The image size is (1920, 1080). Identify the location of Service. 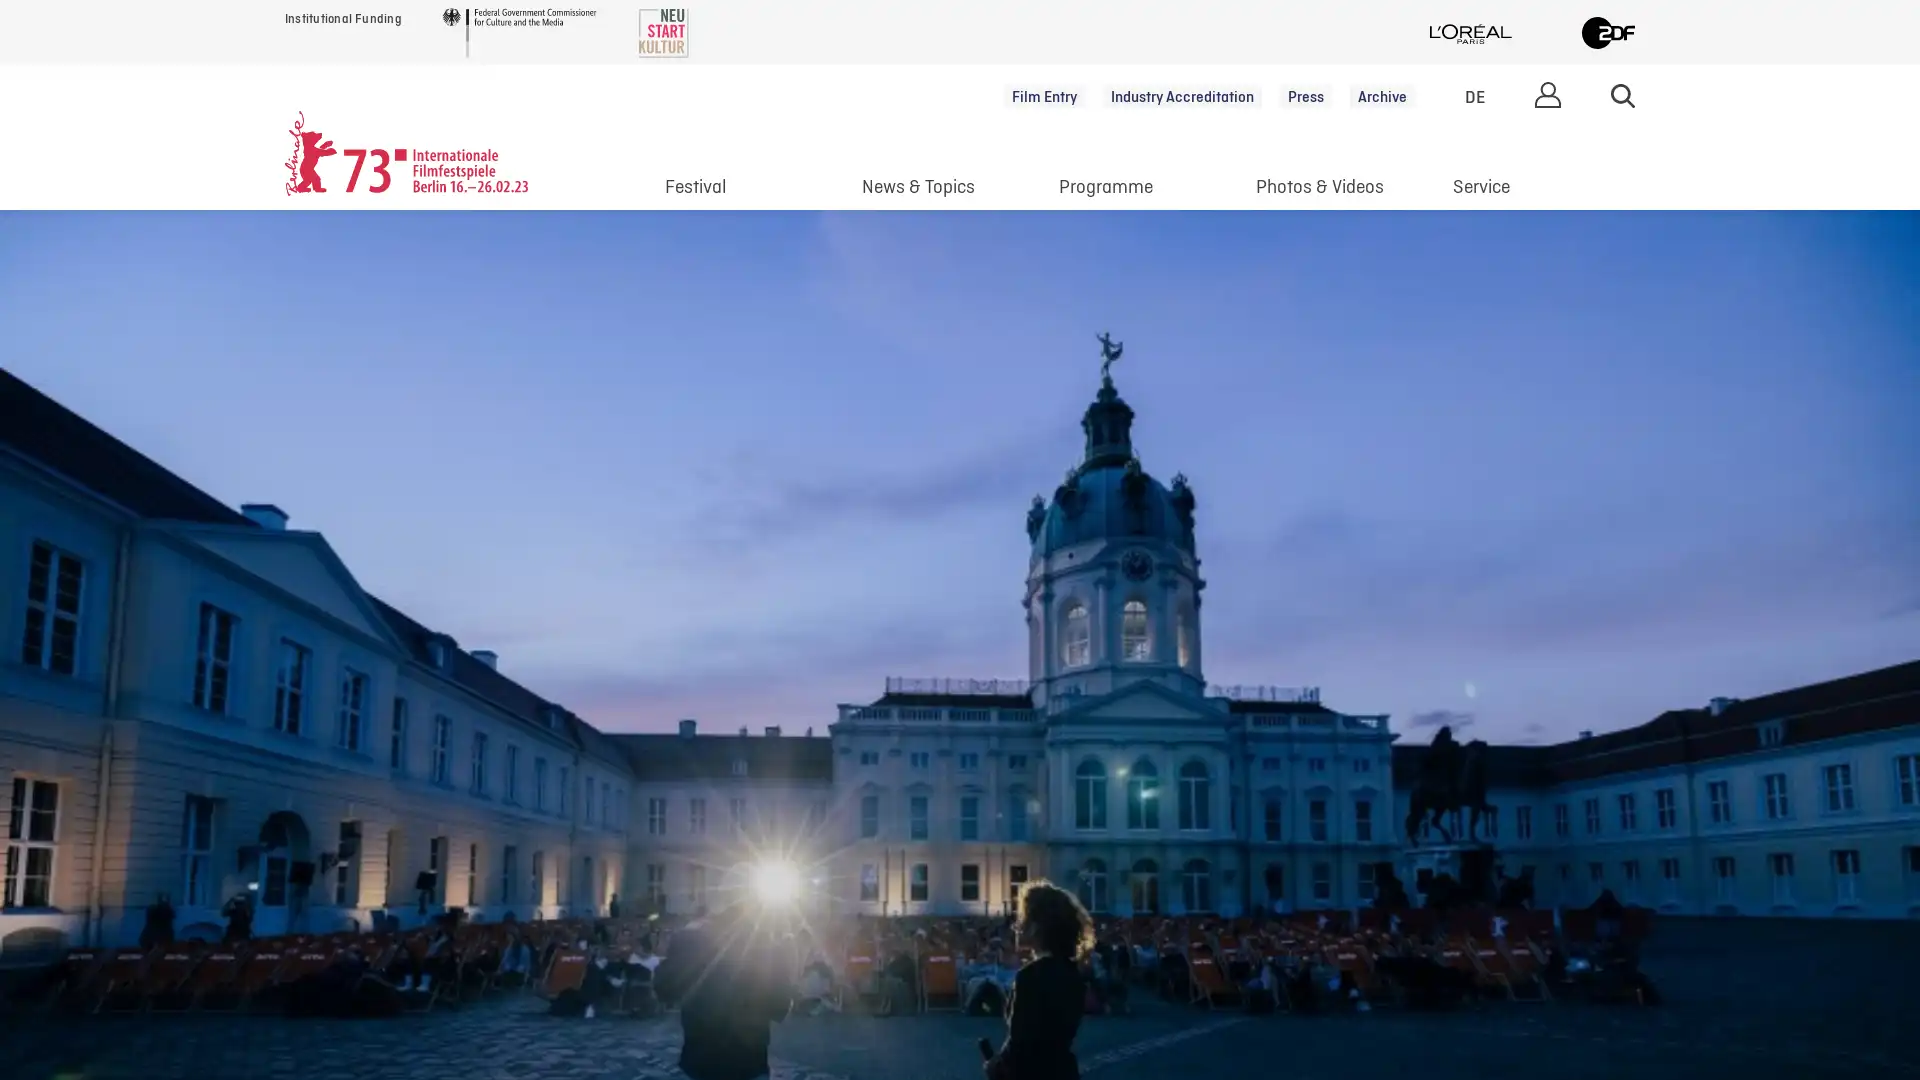
(1480, 191).